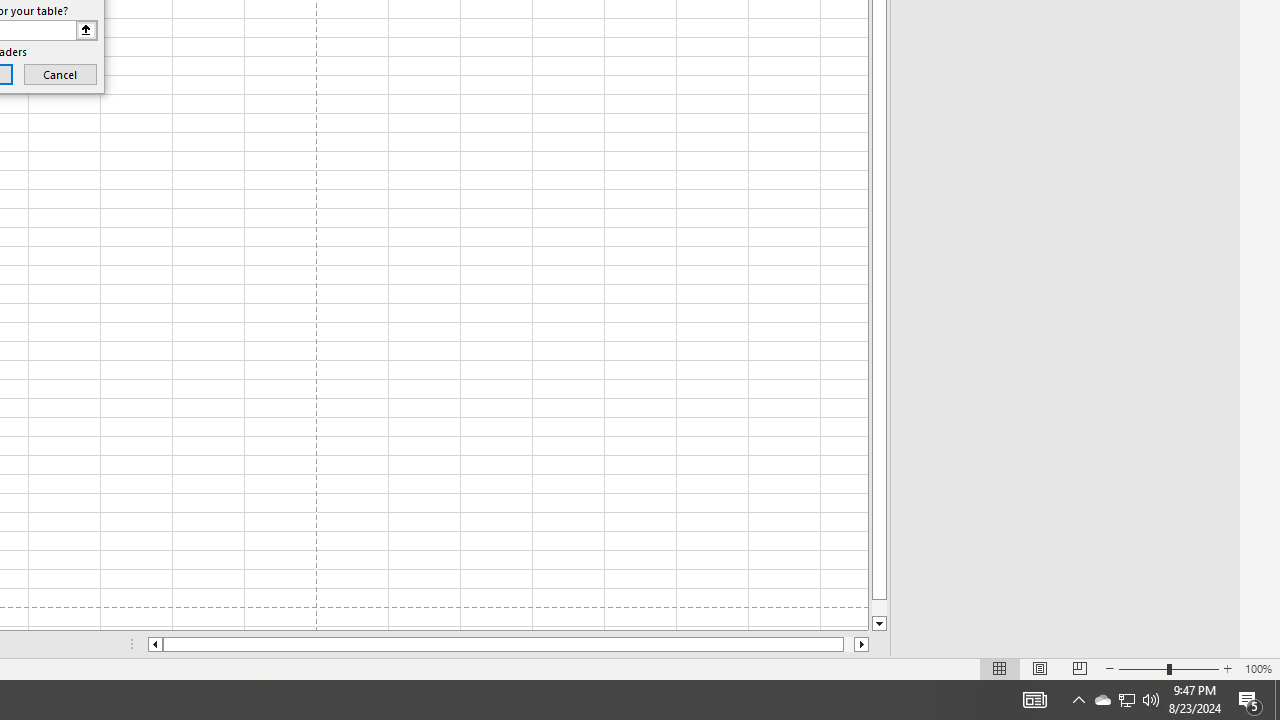 This screenshot has height=720, width=1280. What do you see at coordinates (1000, 669) in the screenshot?
I see `'Normal'` at bounding box center [1000, 669].